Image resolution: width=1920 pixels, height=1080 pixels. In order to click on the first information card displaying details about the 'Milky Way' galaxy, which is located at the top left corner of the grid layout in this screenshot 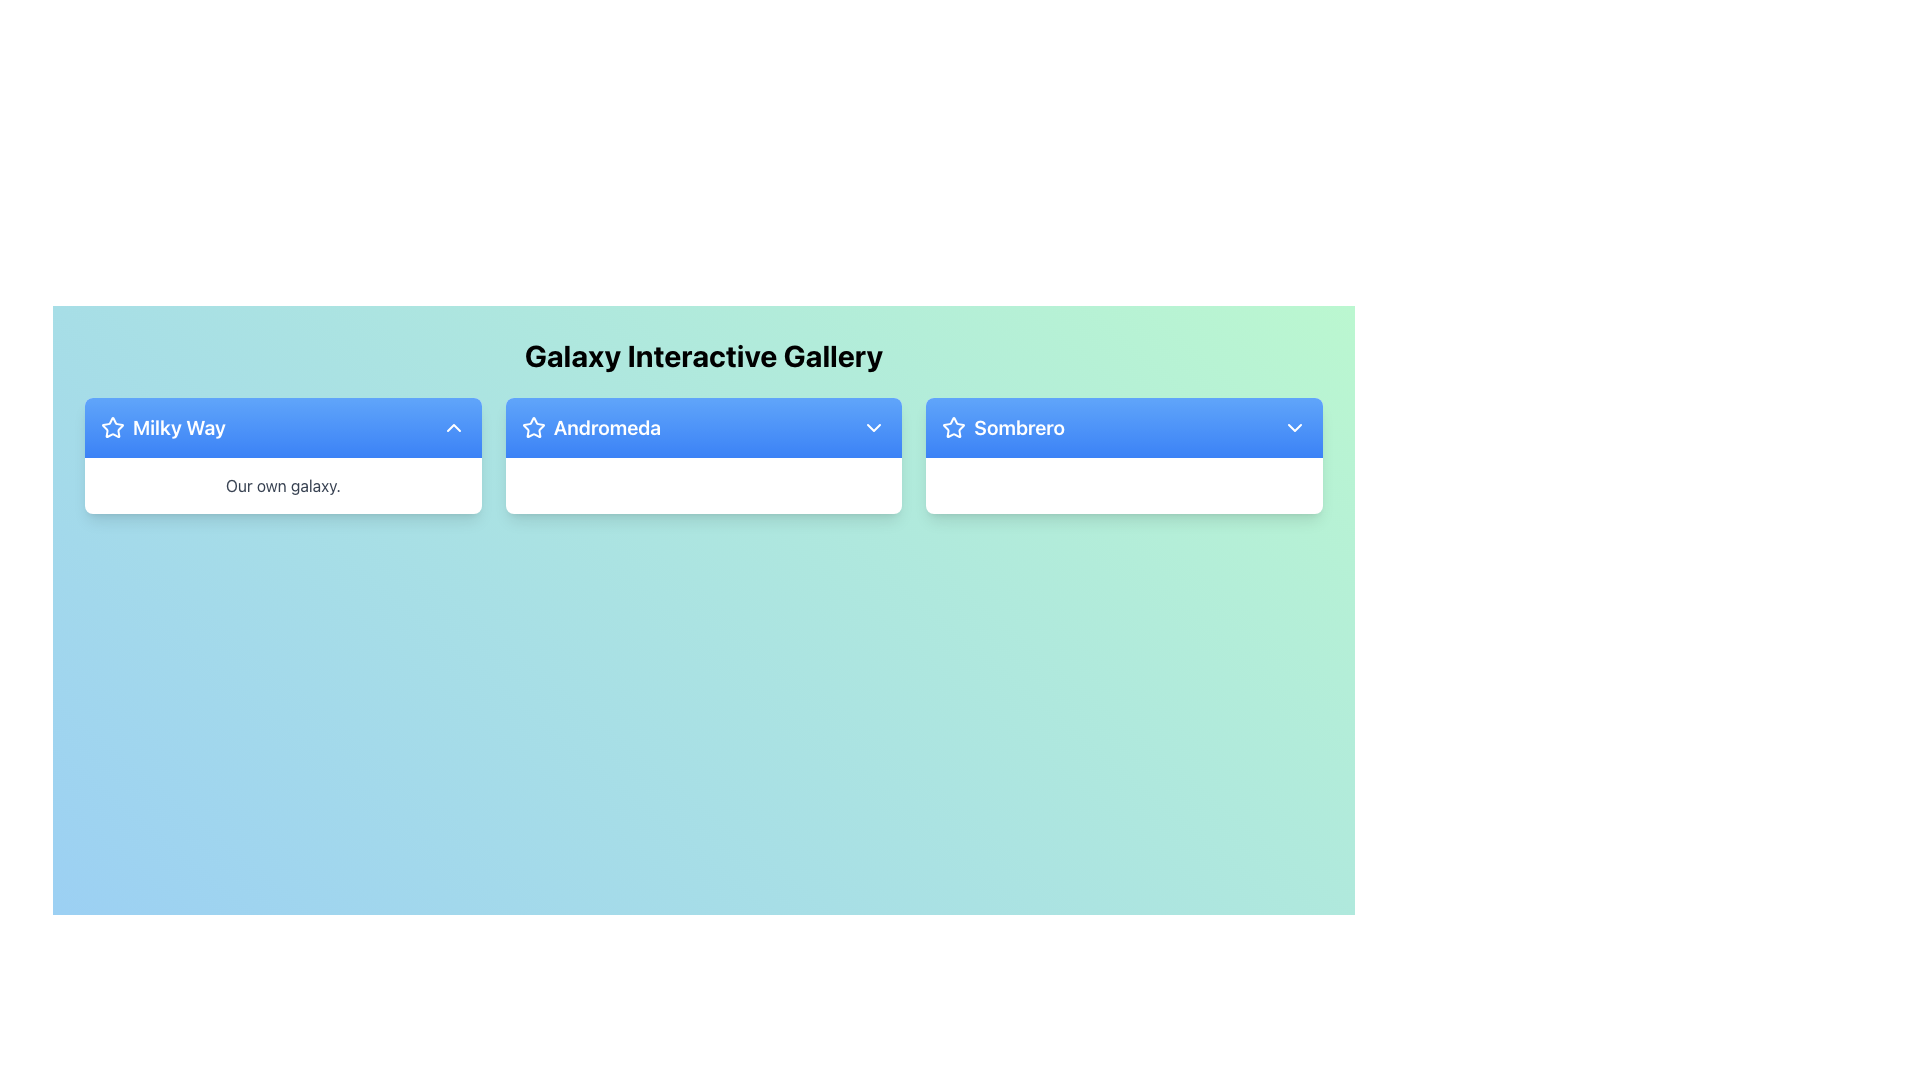, I will do `click(282, 455)`.